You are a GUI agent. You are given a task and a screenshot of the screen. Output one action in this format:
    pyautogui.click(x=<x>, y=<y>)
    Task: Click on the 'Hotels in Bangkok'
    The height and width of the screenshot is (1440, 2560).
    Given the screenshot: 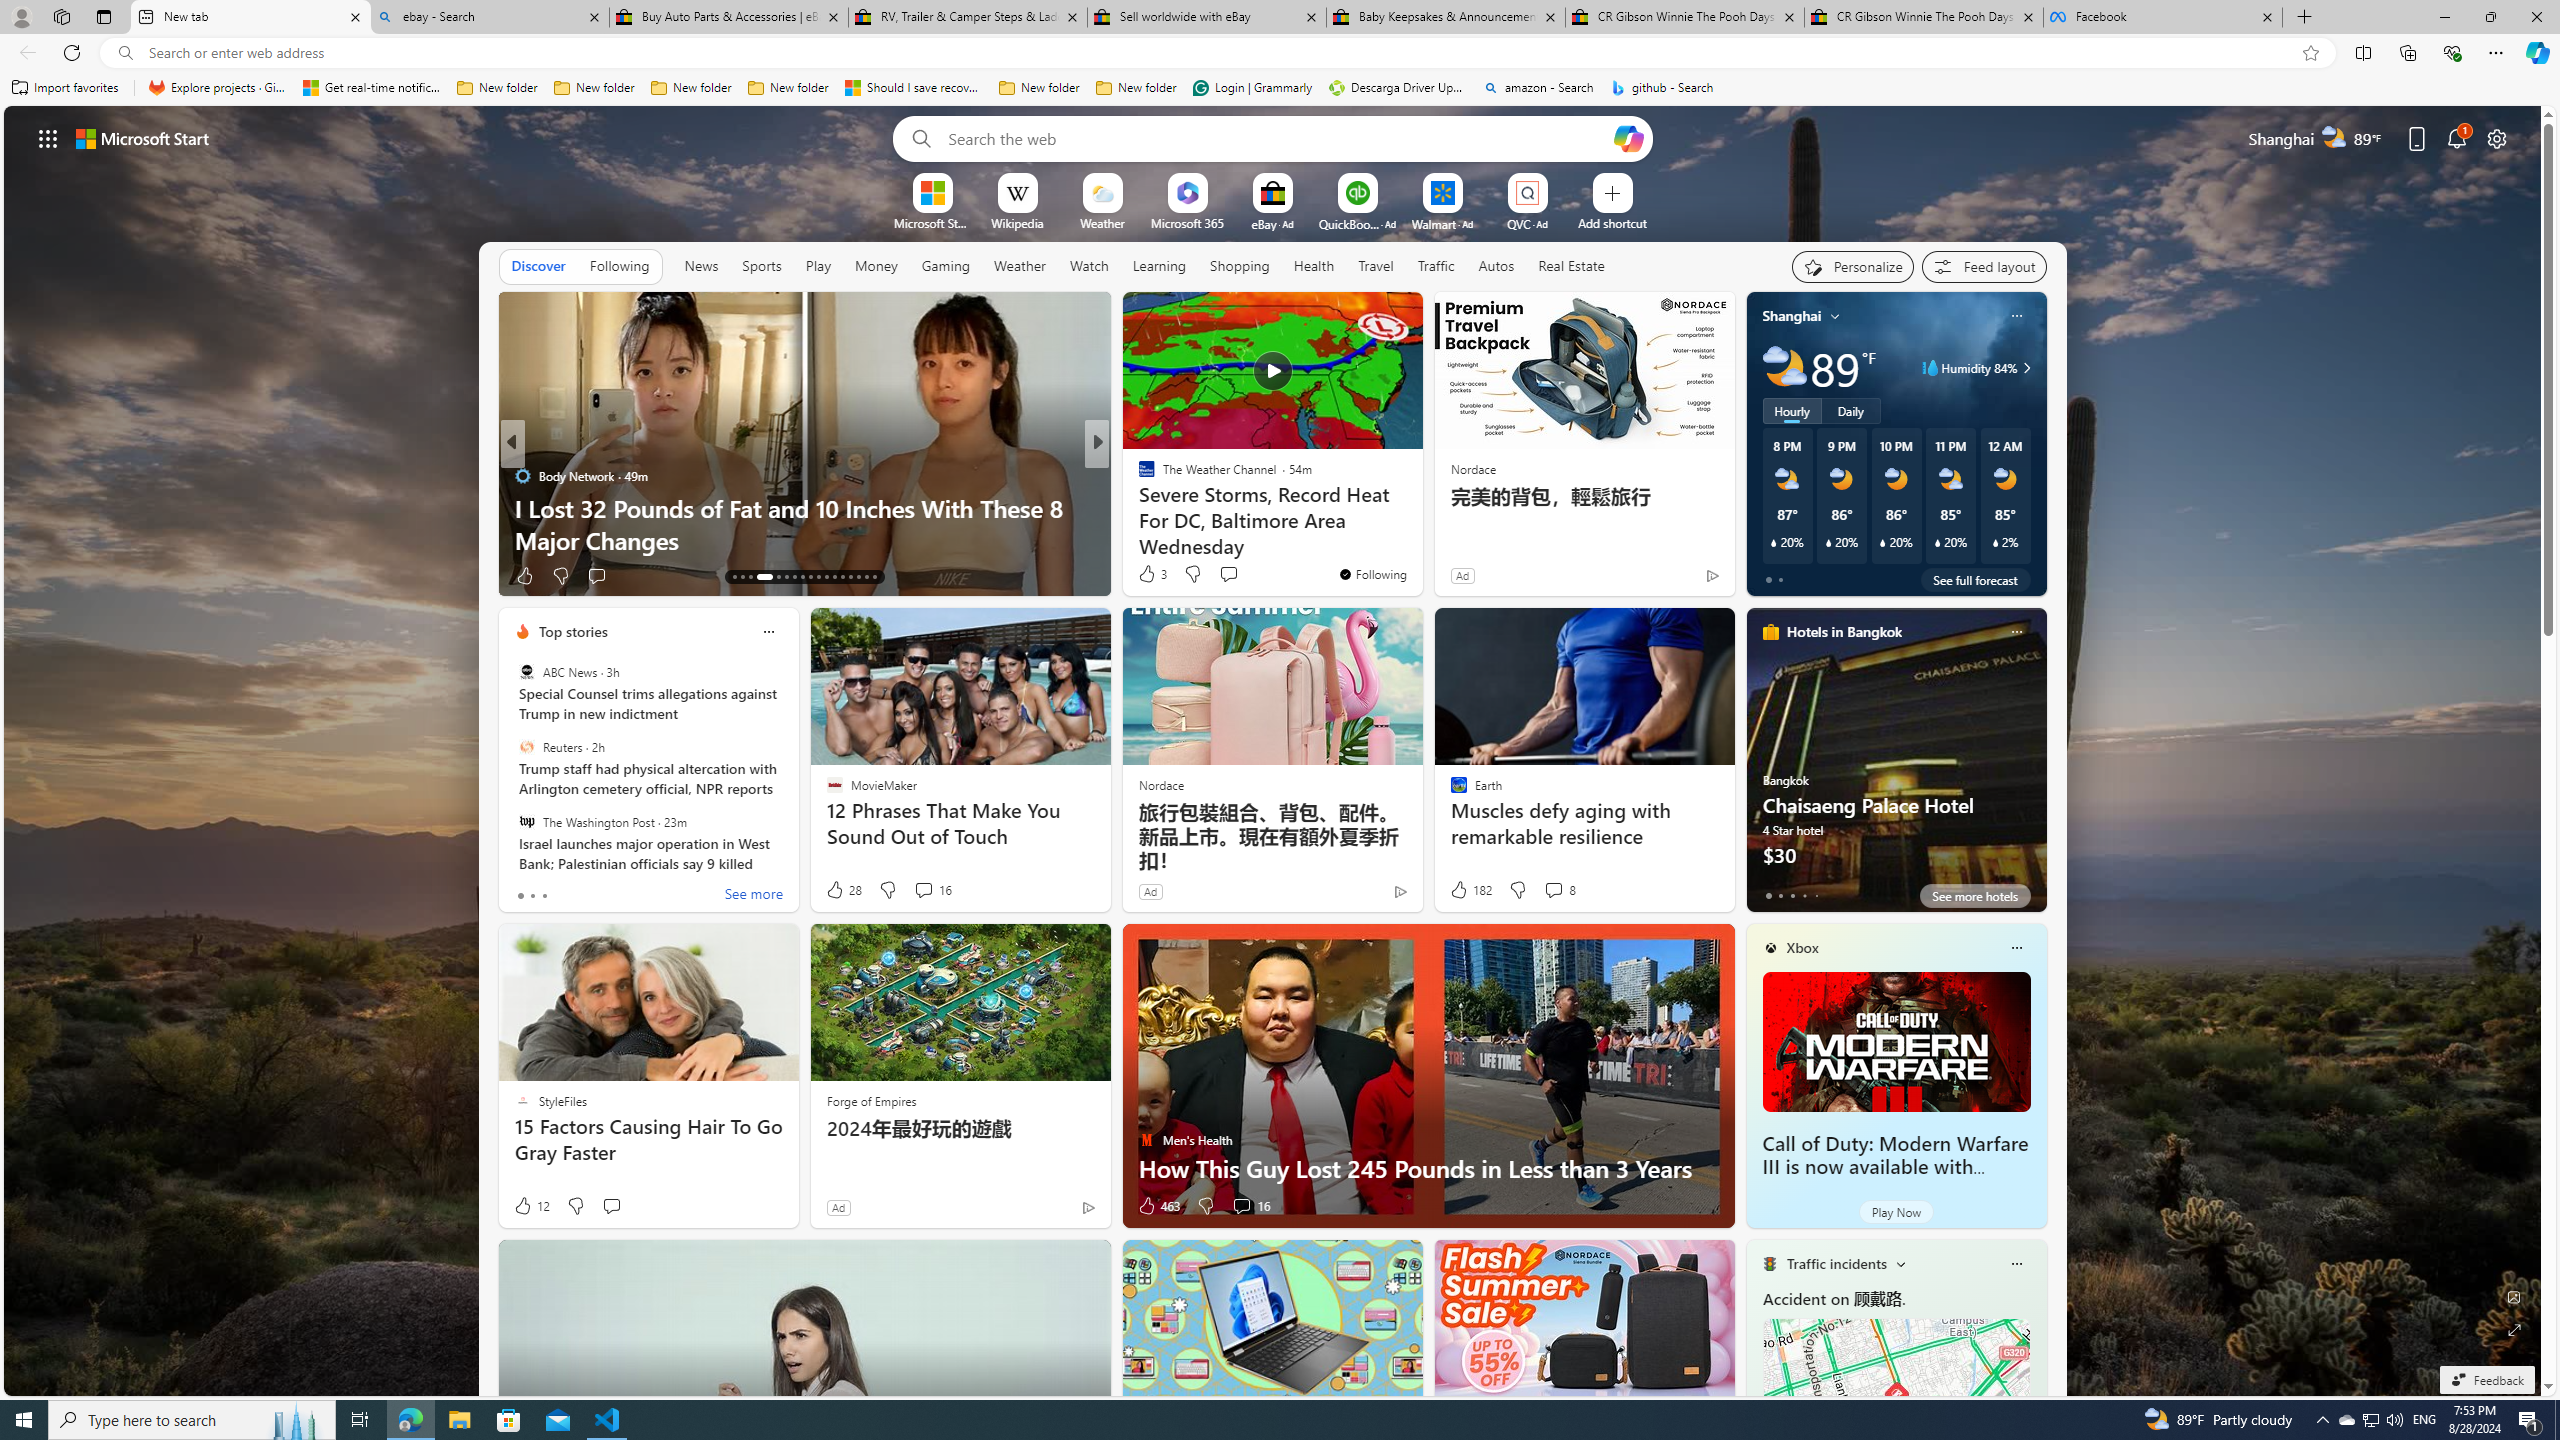 What is the action you would take?
    pyautogui.click(x=1843, y=631)
    